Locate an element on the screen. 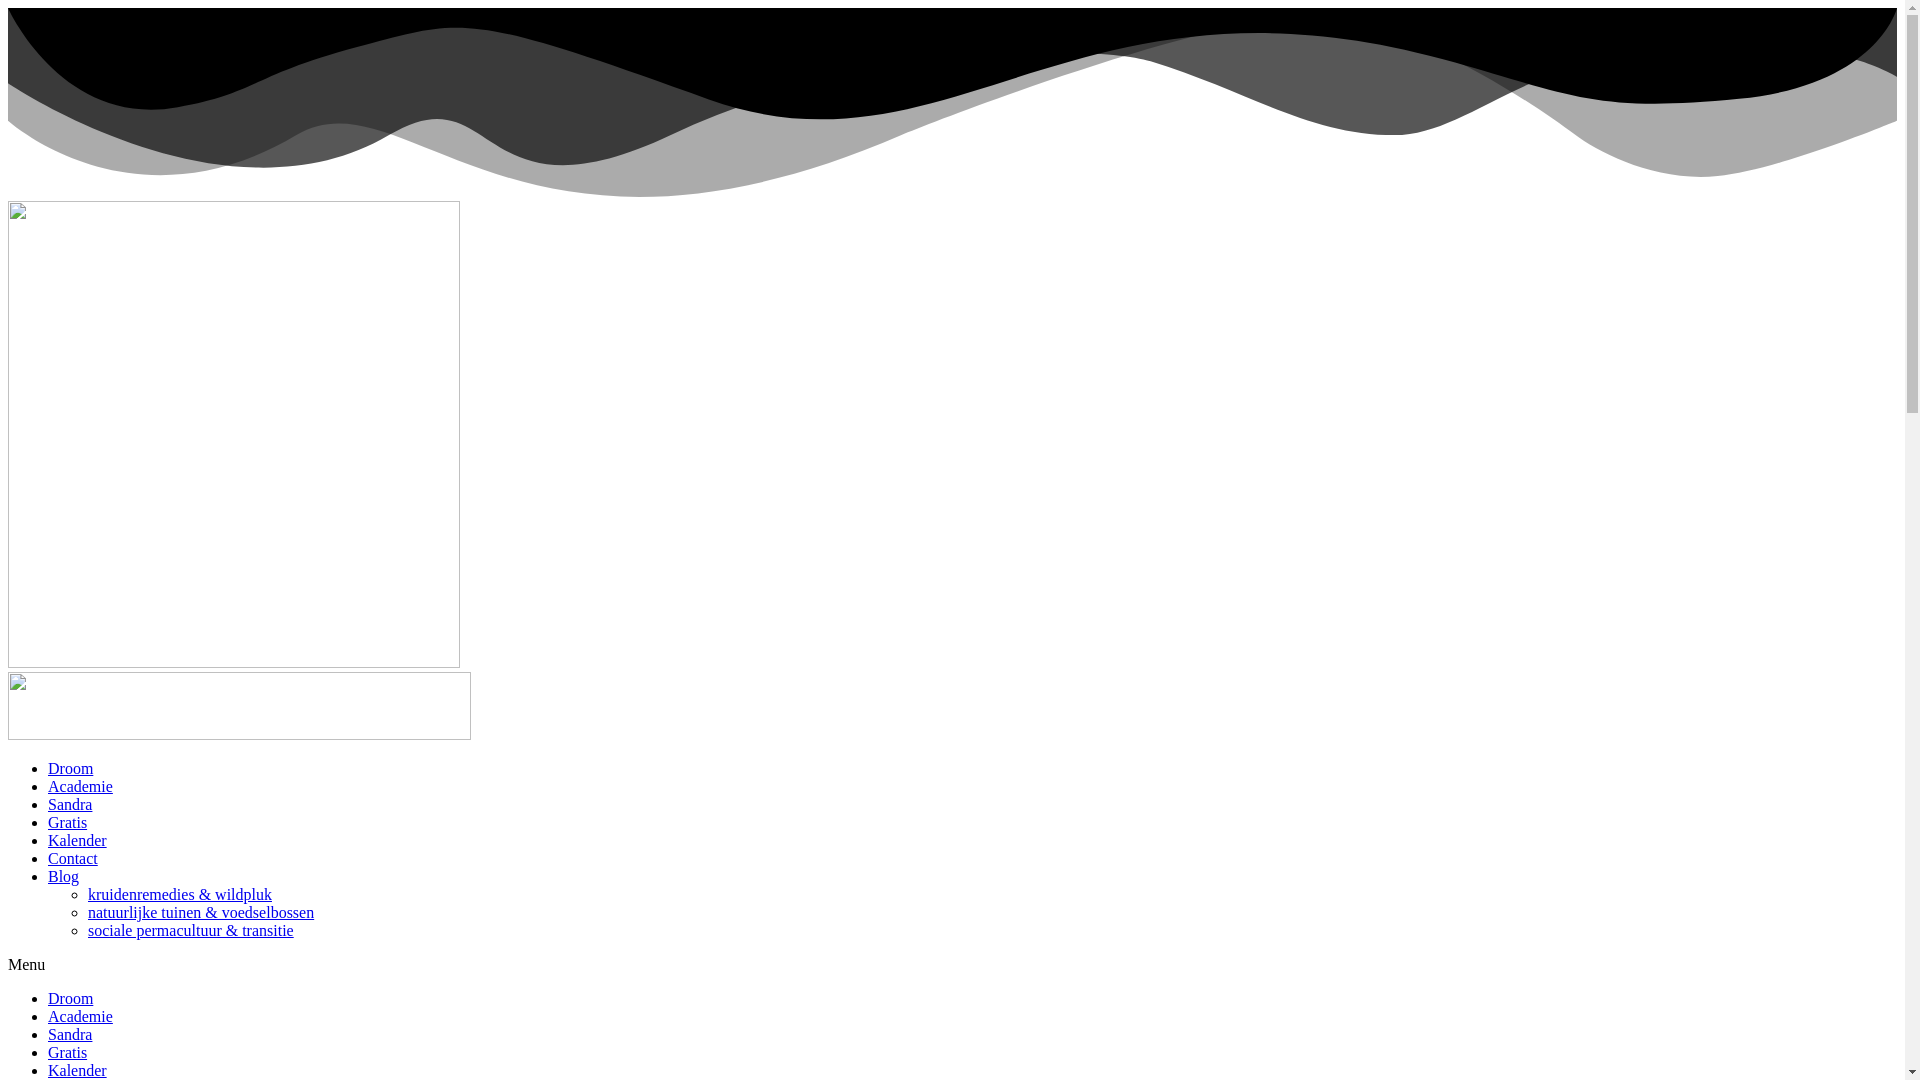  'kruidenremedies & wildpluk' is located at coordinates (86, 893).